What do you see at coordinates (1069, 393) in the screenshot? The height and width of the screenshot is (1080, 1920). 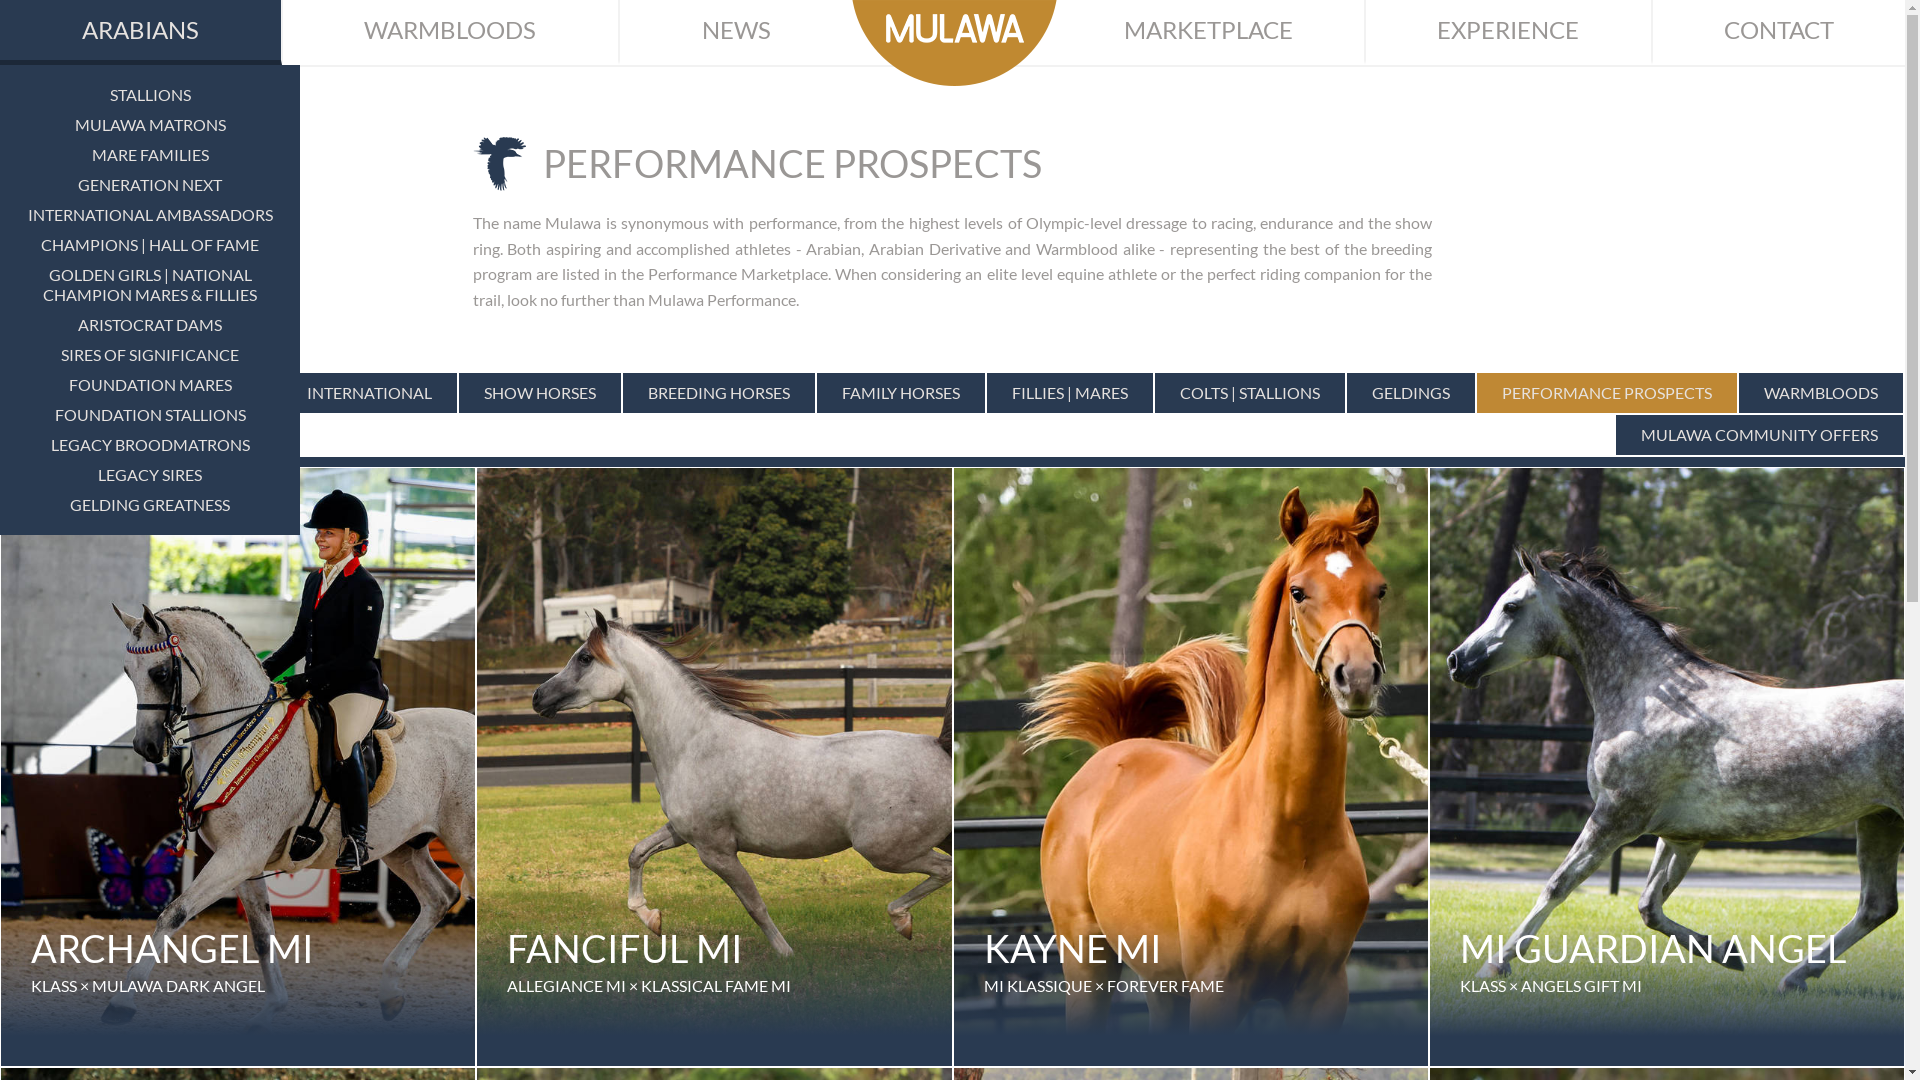 I see `'FILLIES | MARES'` at bounding box center [1069, 393].